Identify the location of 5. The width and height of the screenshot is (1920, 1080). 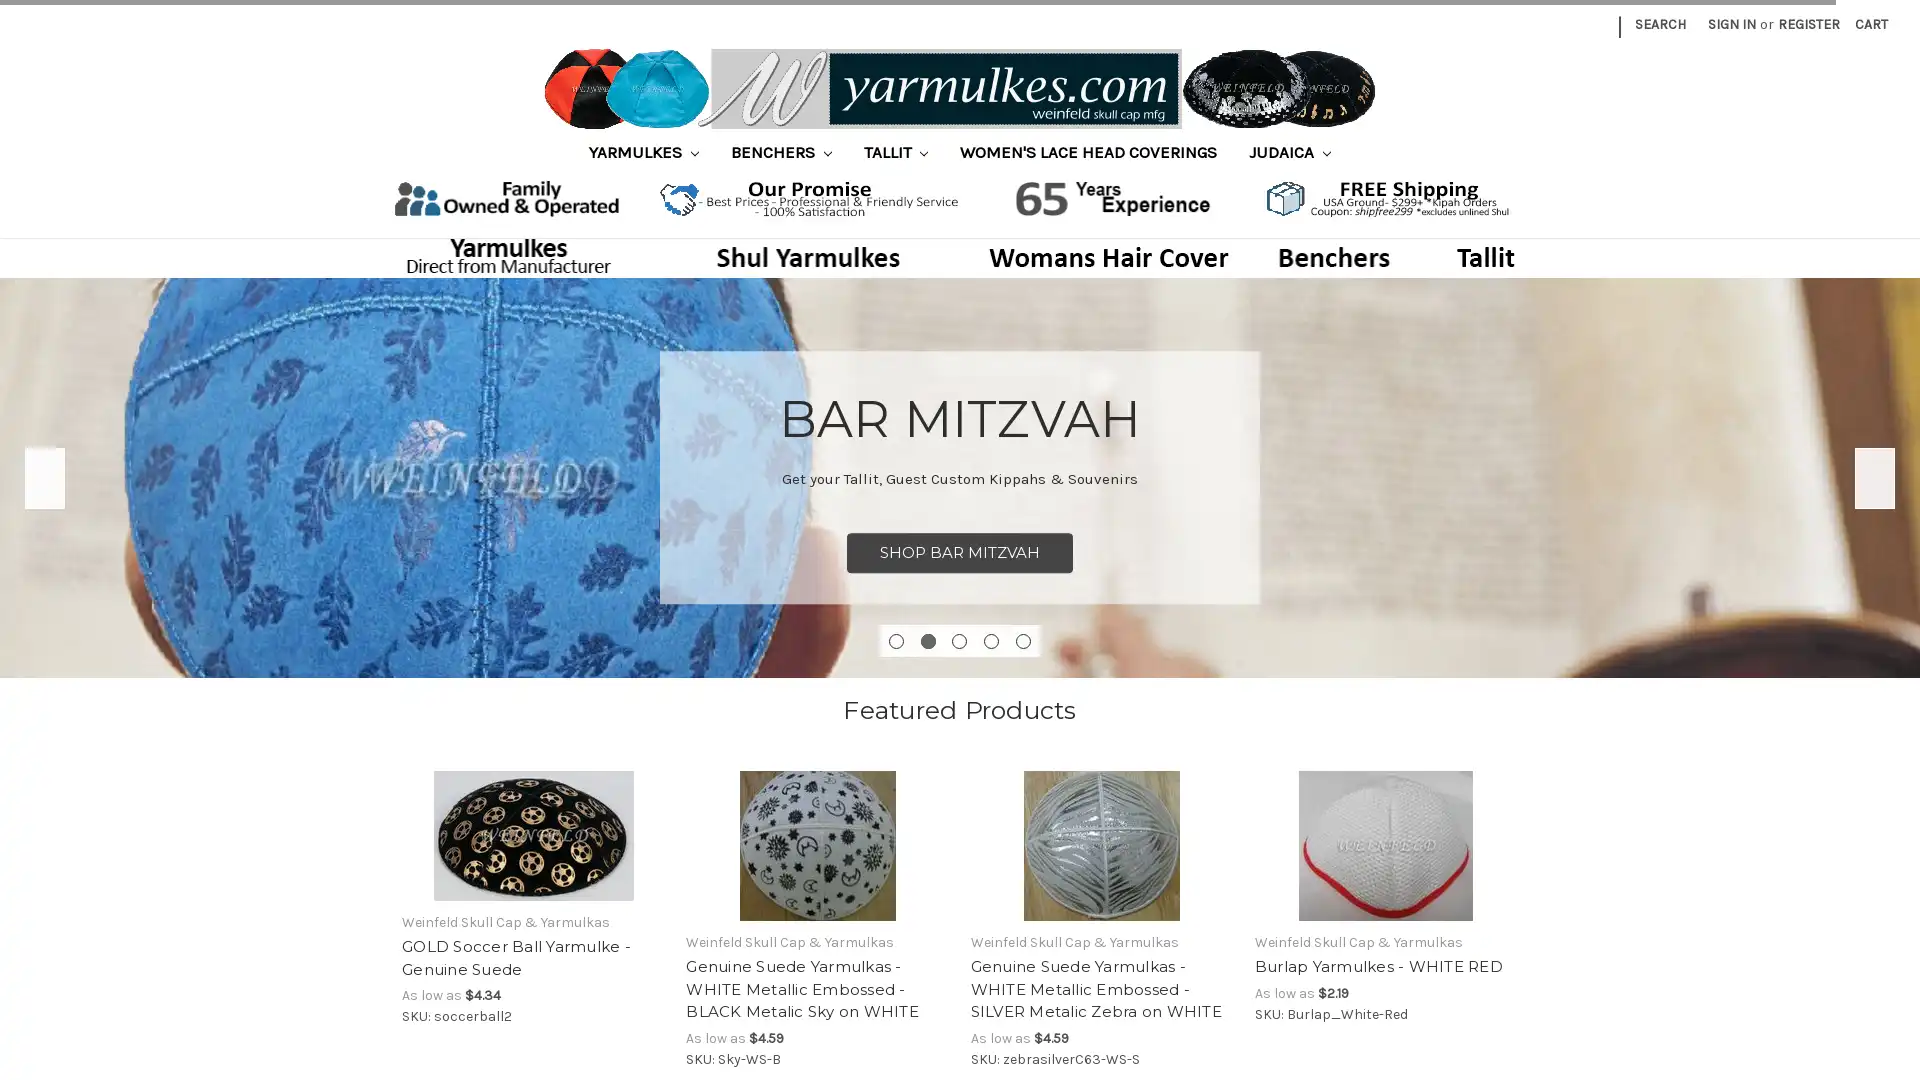
(1023, 640).